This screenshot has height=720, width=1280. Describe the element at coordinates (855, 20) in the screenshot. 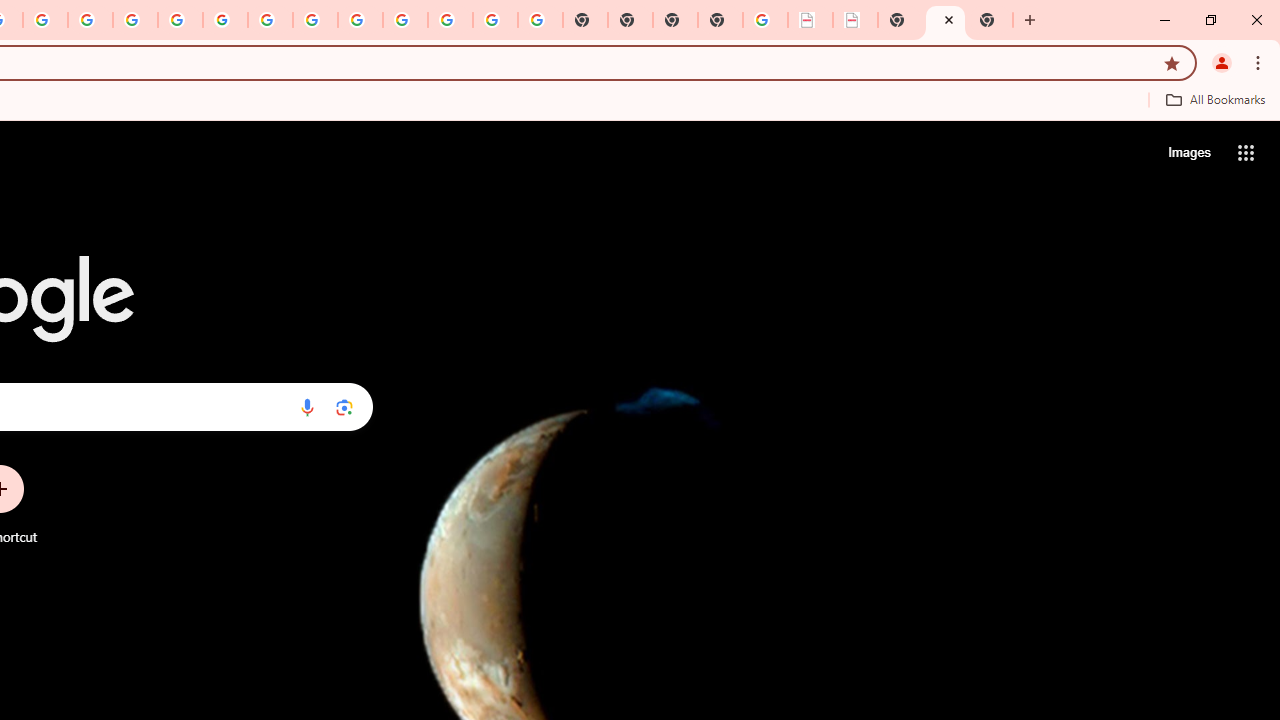

I see `'BAE Systems Brasil | BAE Systems'` at that location.